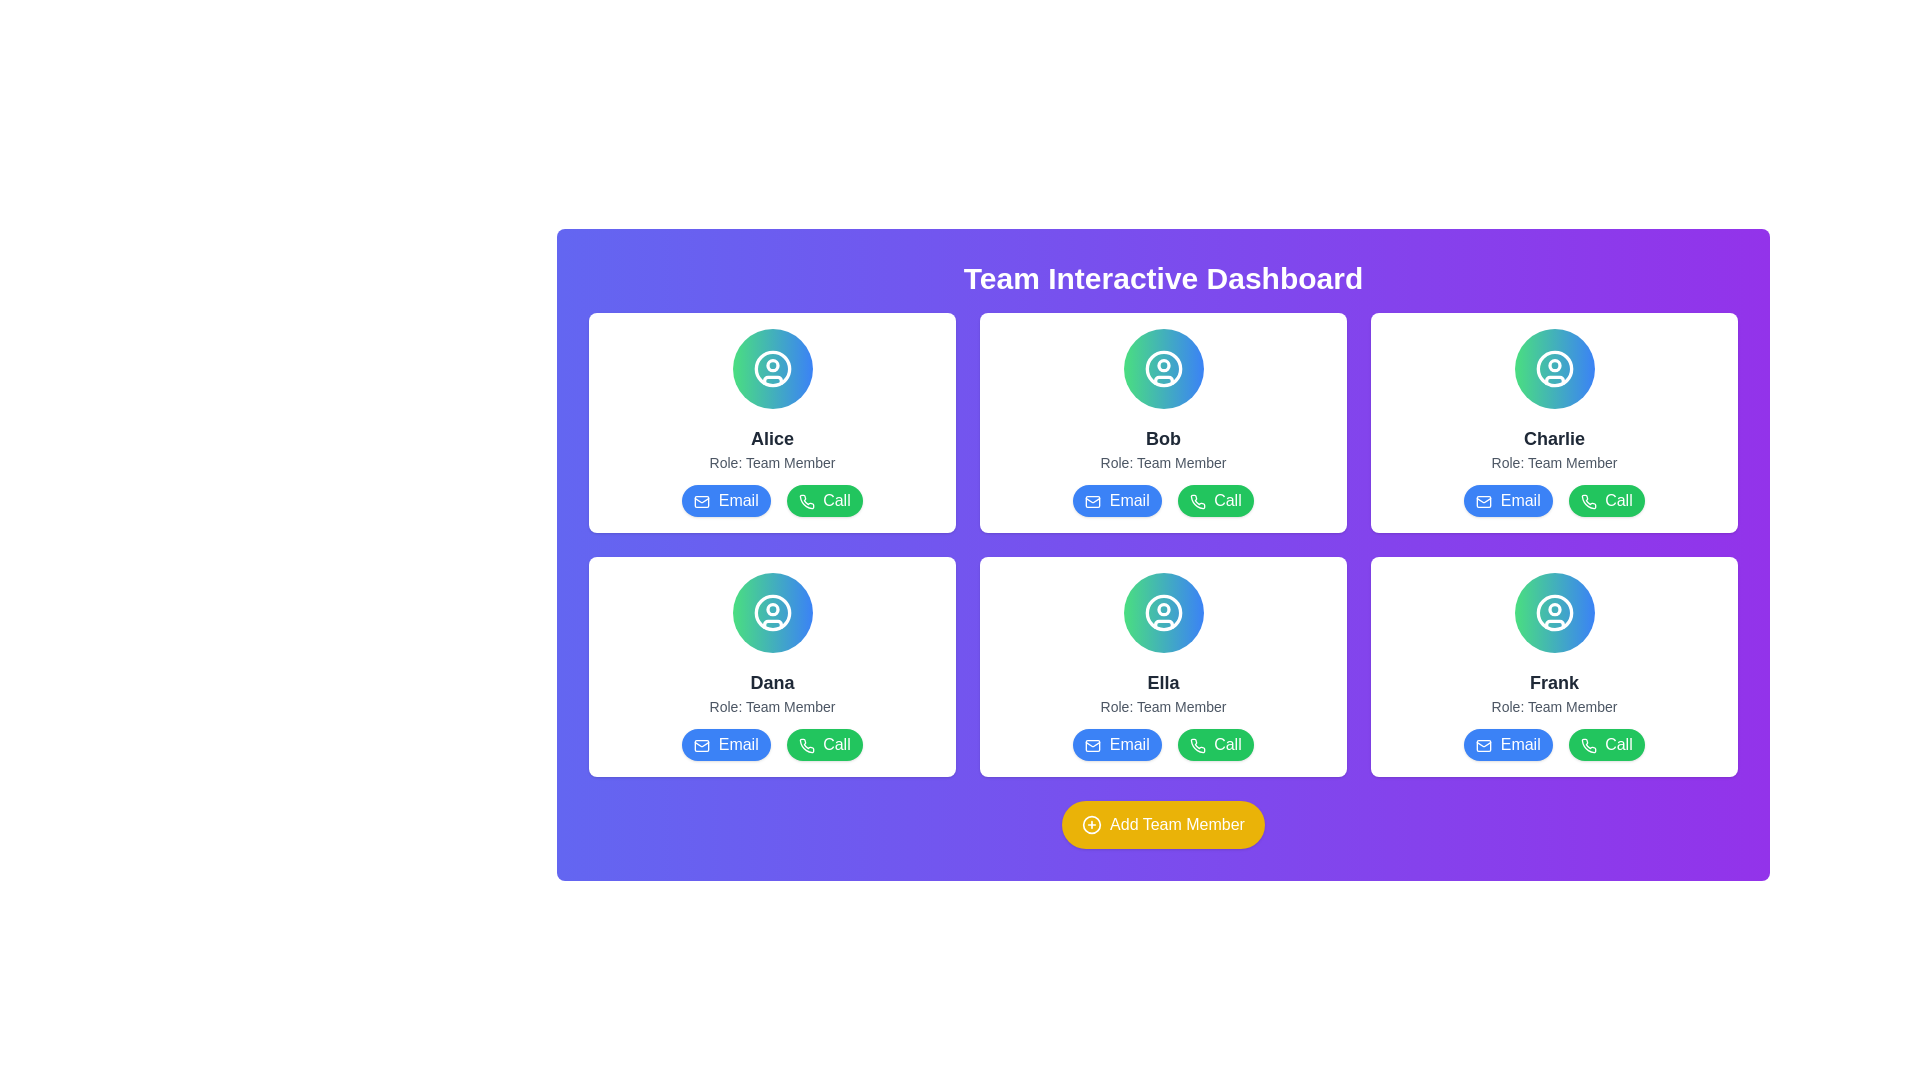 The height and width of the screenshot is (1080, 1920). What do you see at coordinates (1553, 705) in the screenshot?
I see `the static text displaying 'Role: Team Member' which is styled in a smaller gray font, located below the name 'Frank' in a card on the dashboard` at bounding box center [1553, 705].